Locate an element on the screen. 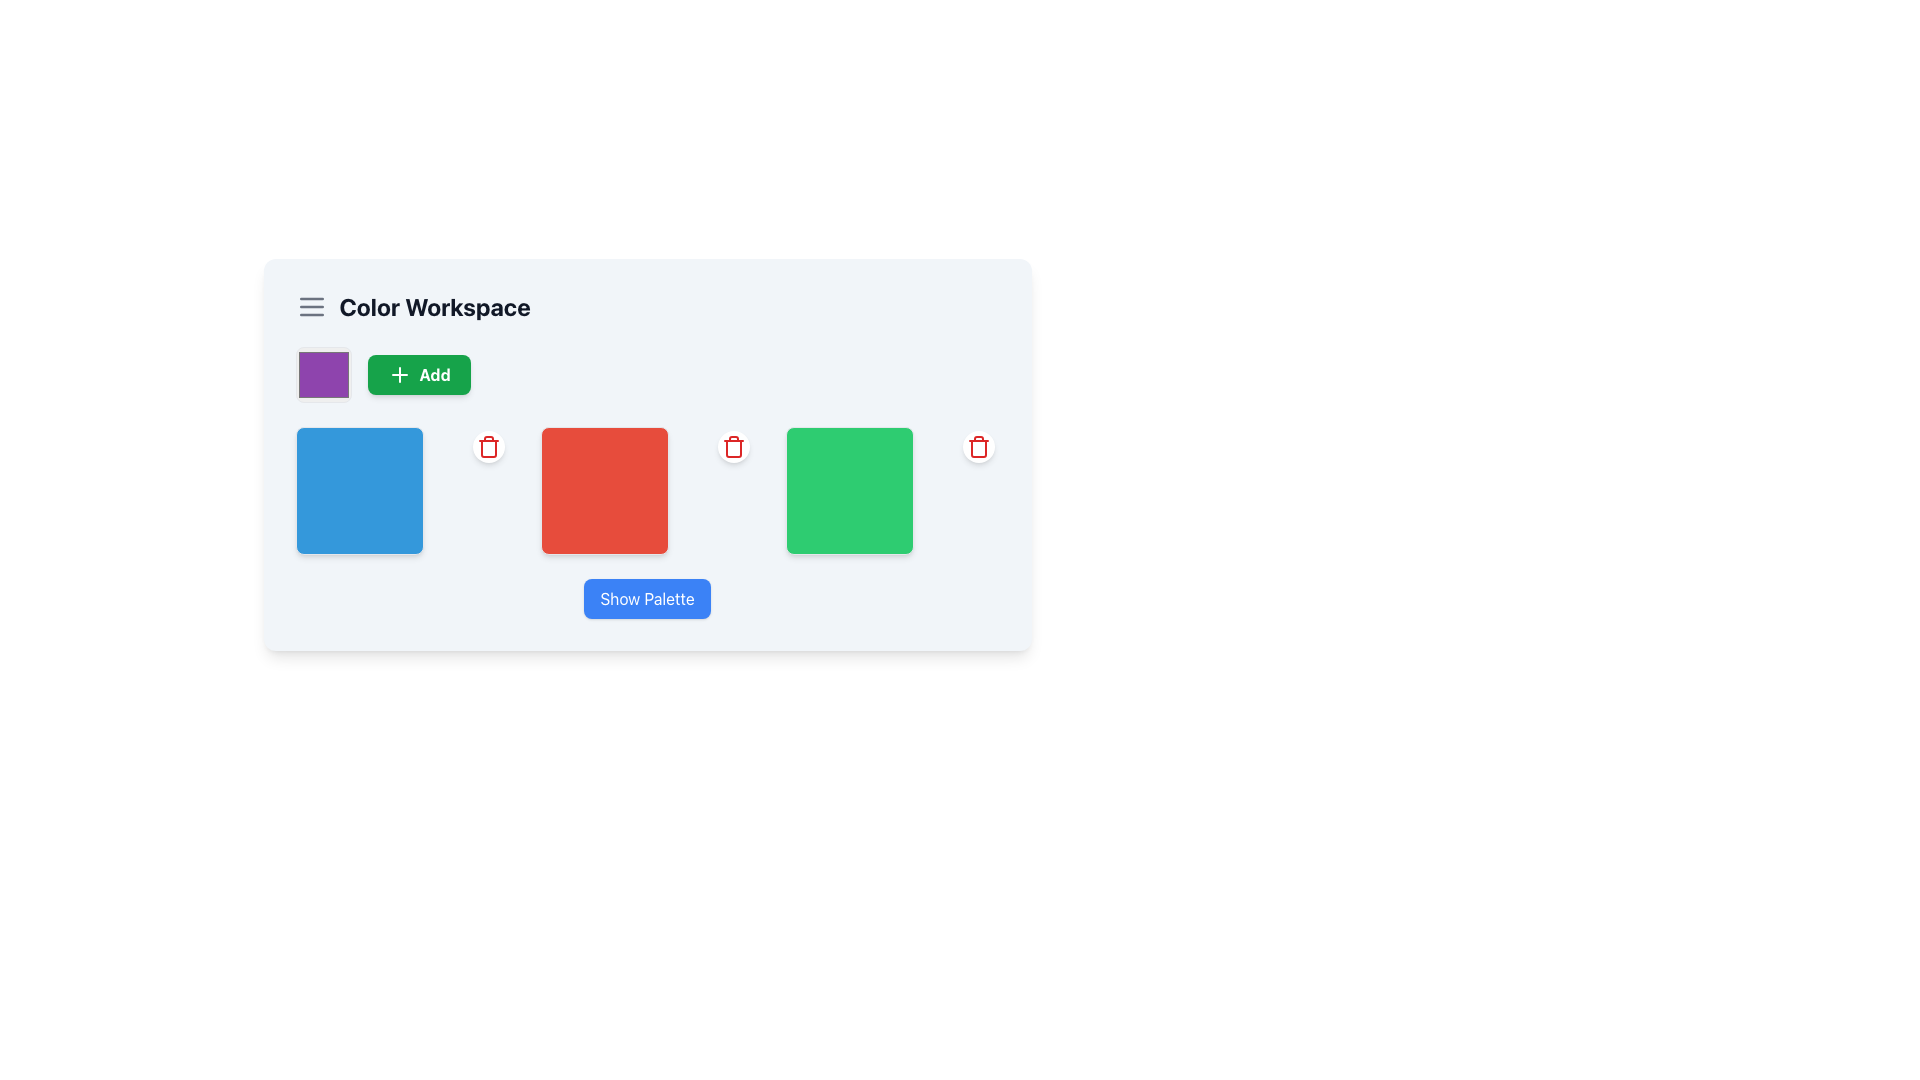 The width and height of the screenshot is (1920, 1080). the 'Show Palette' button, which is a rectangular button with rounded corners, displaying white text on a blue background, located at the bottom-middle area of the interface is located at coordinates (647, 597).